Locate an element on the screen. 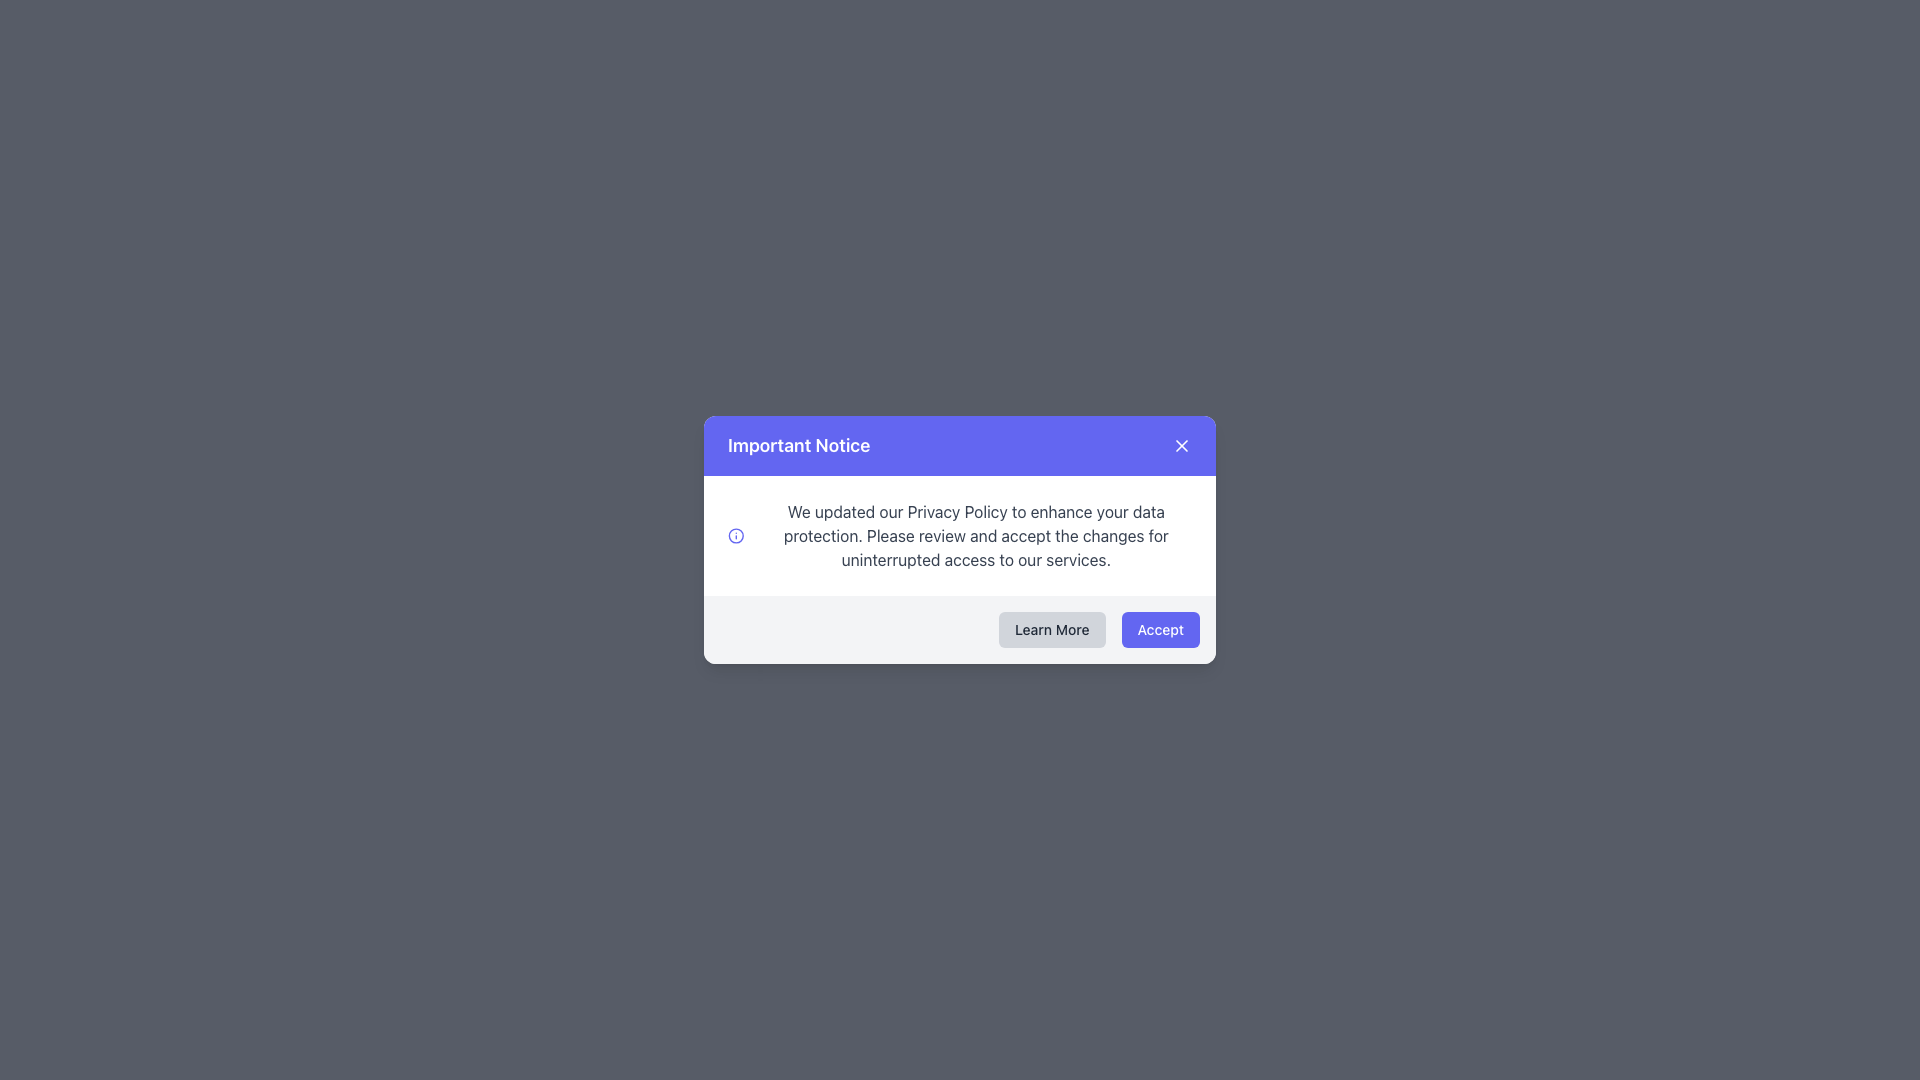  the close button represented by a small 'x' icon located at the top right corner of the 'Important Notice' notification box is located at coordinates (1181, 445).